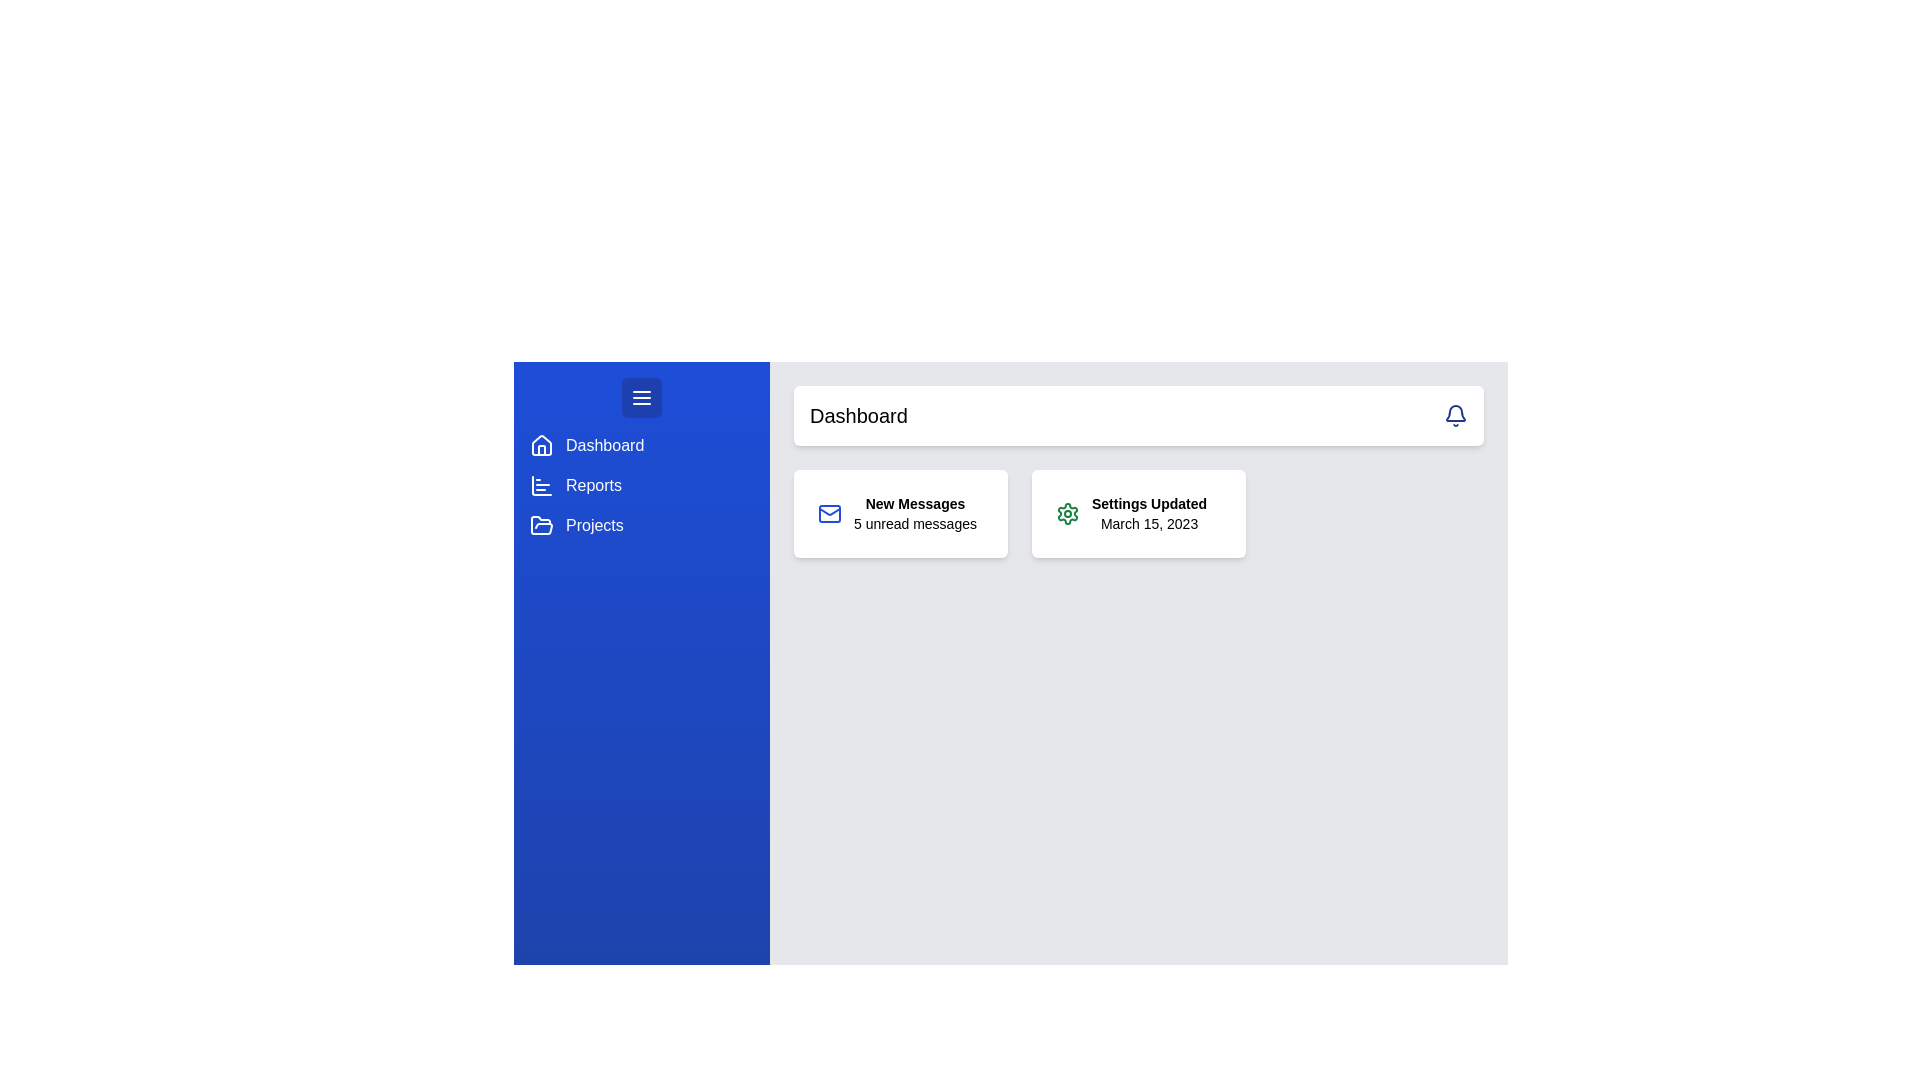 The height and width of the screenshot is (1080, 1920). Describe the element at coordinates (1138, 512) in the screenshot. I see `the informational widget displaying 'Settings Updated' status, located in the Dashboard section of the grid layout` at that location.